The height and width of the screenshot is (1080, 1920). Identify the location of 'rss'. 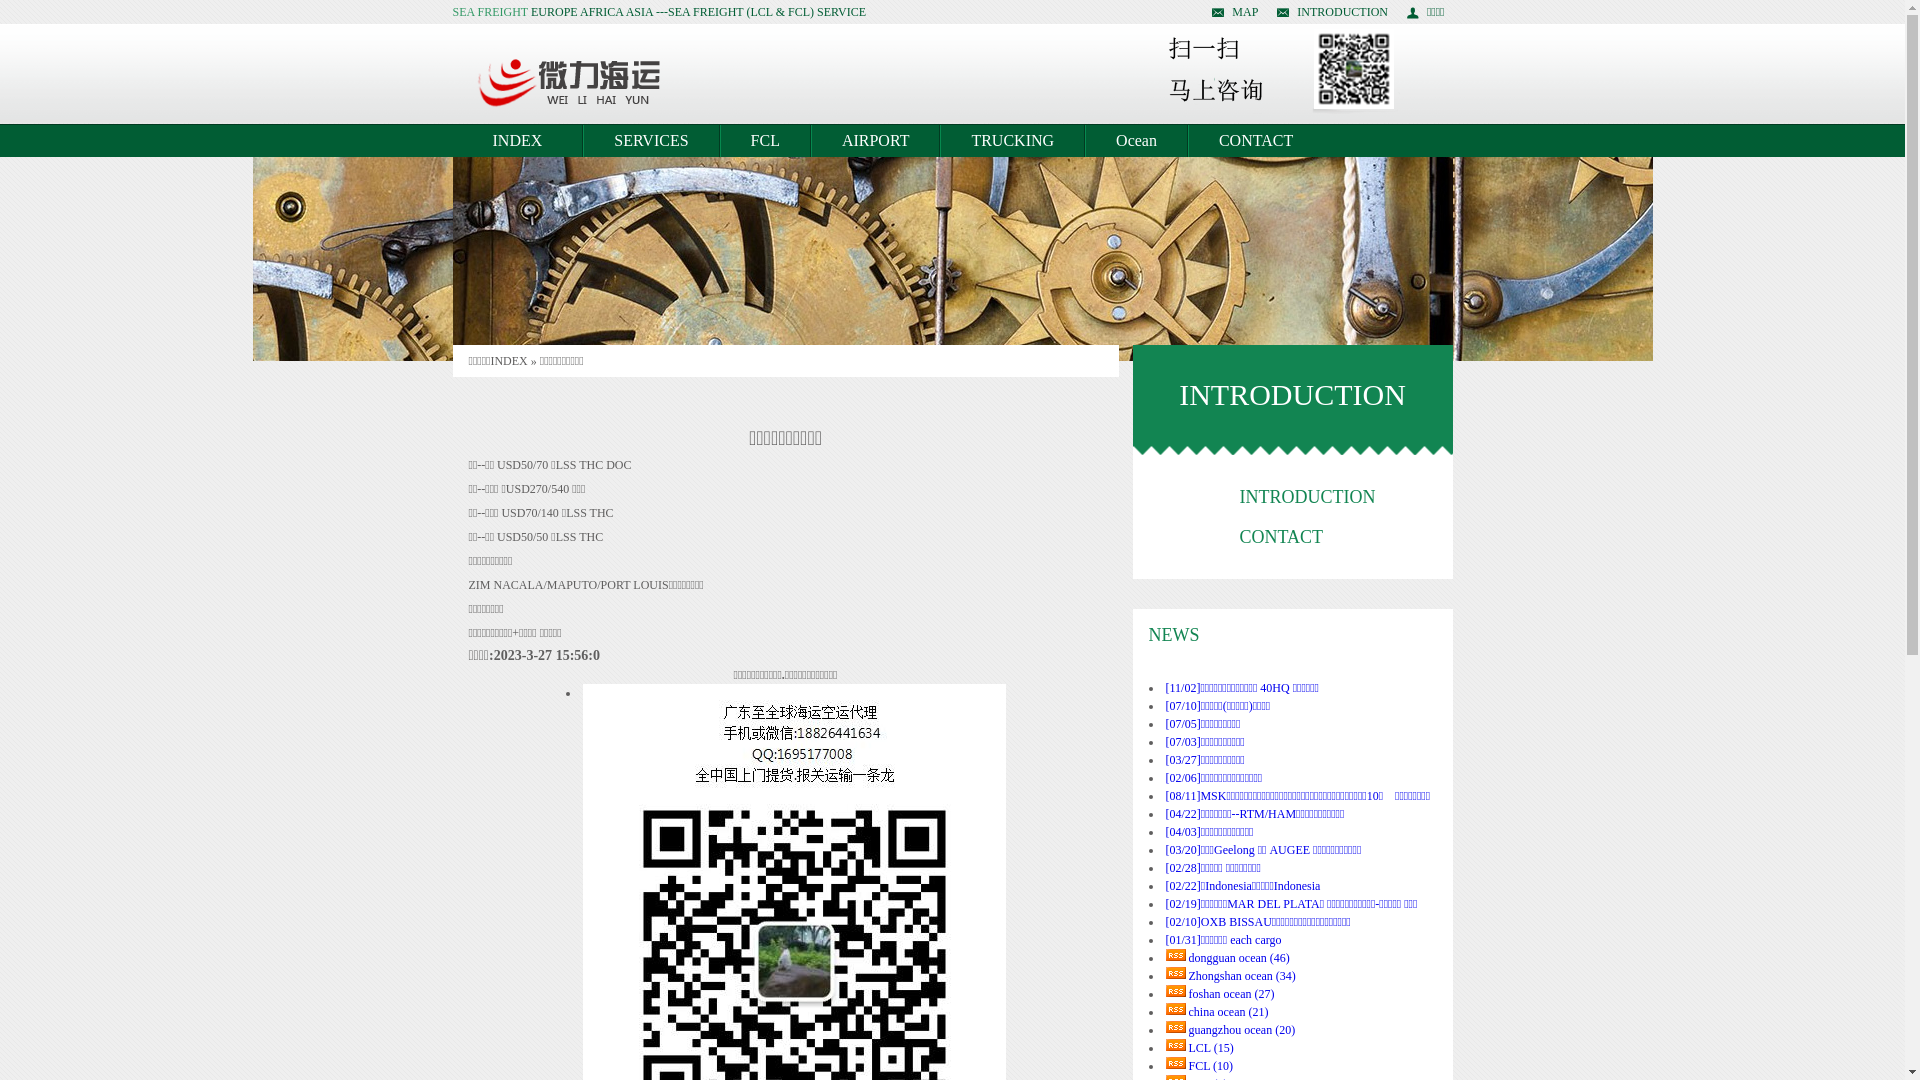
(1176, 1044).